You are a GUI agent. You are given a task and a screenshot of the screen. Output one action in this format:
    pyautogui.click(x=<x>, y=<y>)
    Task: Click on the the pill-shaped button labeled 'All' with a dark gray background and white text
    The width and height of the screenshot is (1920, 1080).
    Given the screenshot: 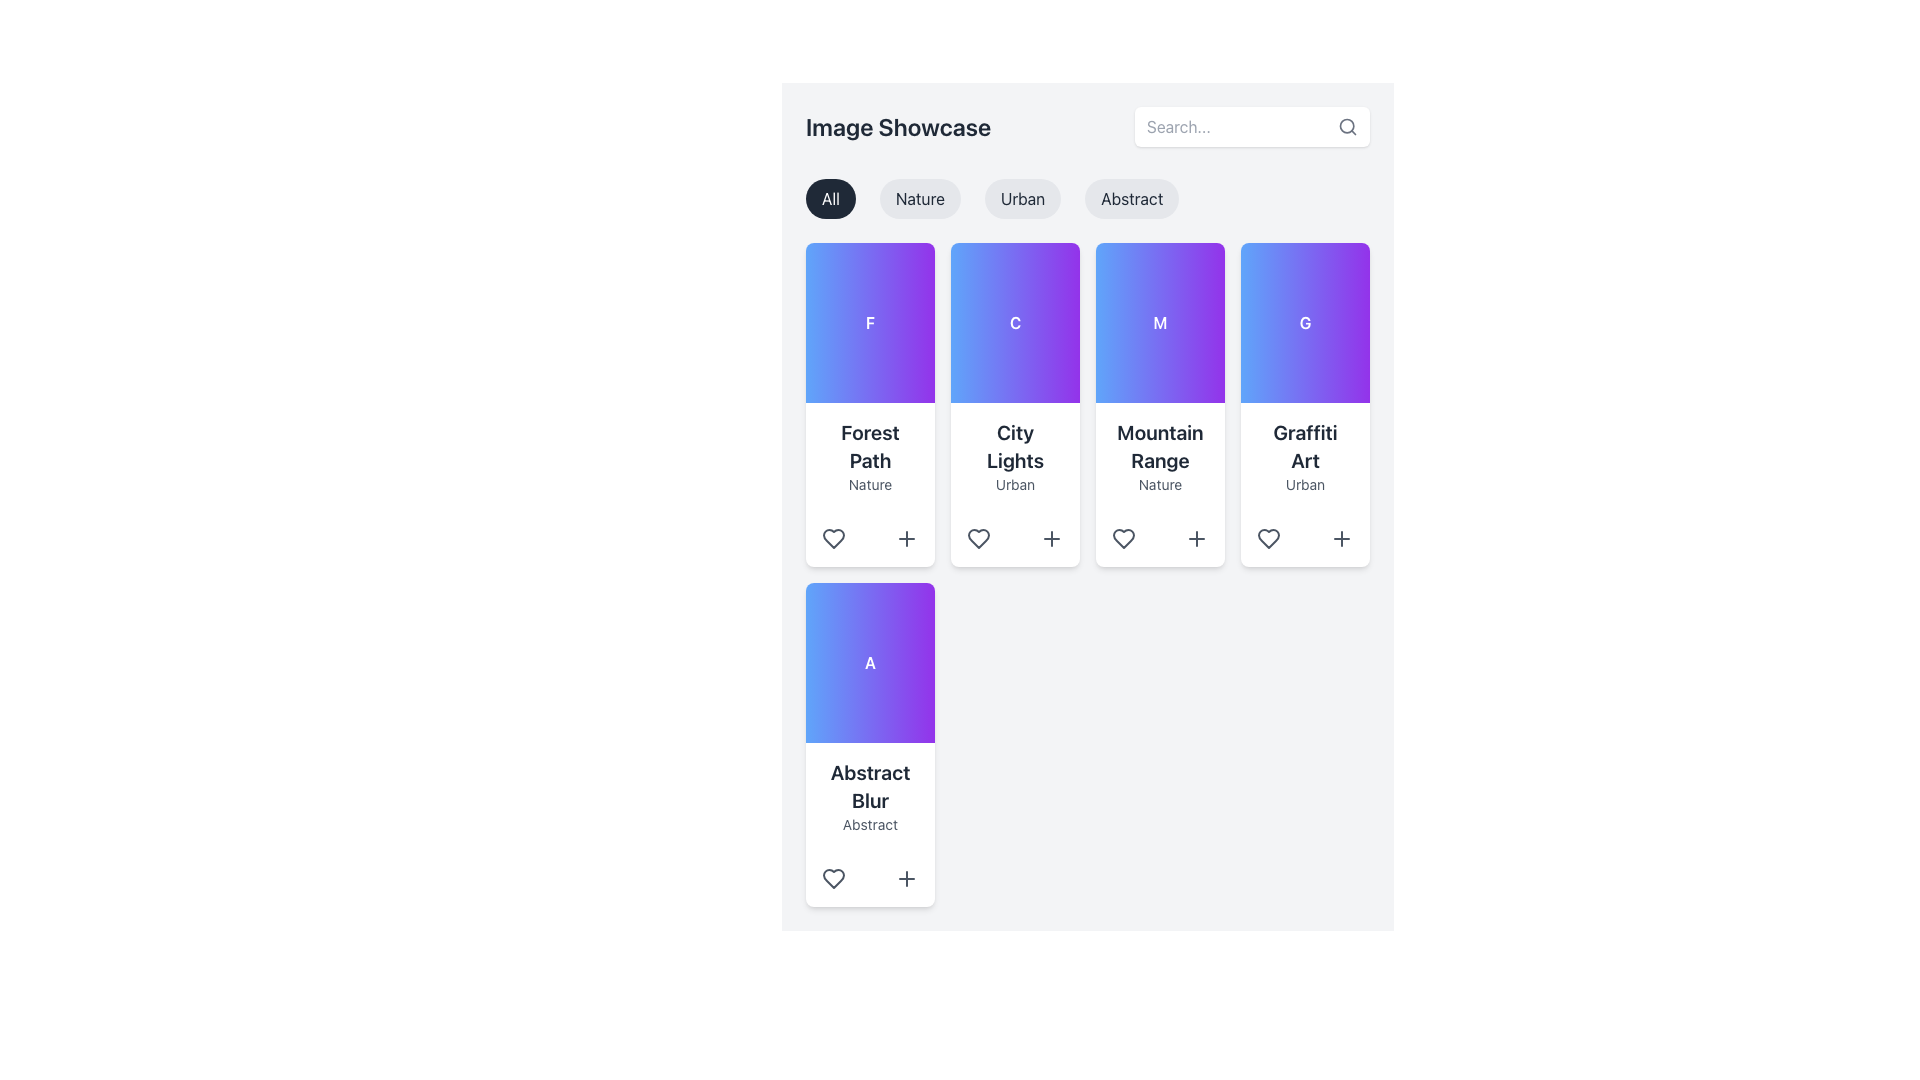 What is the action you would take?
    pyautogui.click(x=830, y=199)
    